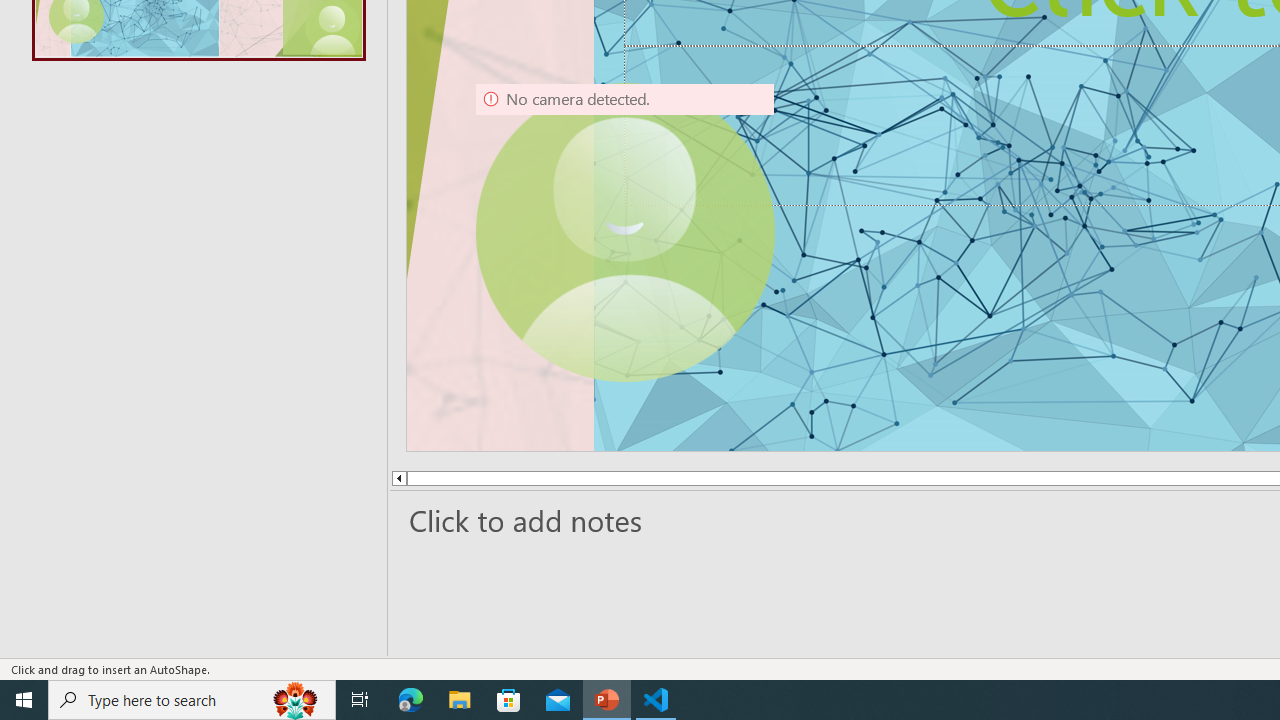 Image resolution: width=1280 pixels, height=720 pixels. What do you see at coordinates (623, 231) in the screenshot?
I see `'Camera 9, No camera detected.'` at bounding box center [623, 231].